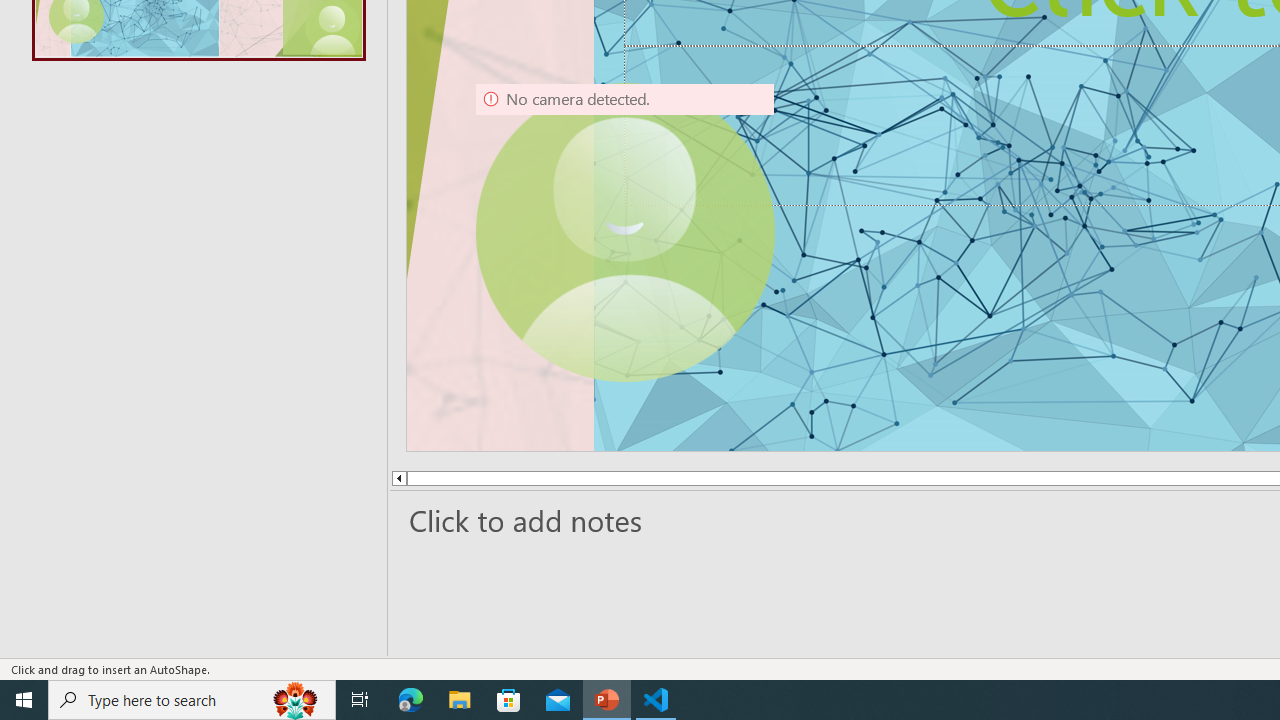 Image resolution: width=1280 pixels, height=720 pixels. What do you see at coordinates (623, 231) in the screenshot?
I see `'Camera 9, No camera detected.'` at bounding box center [623, 231].